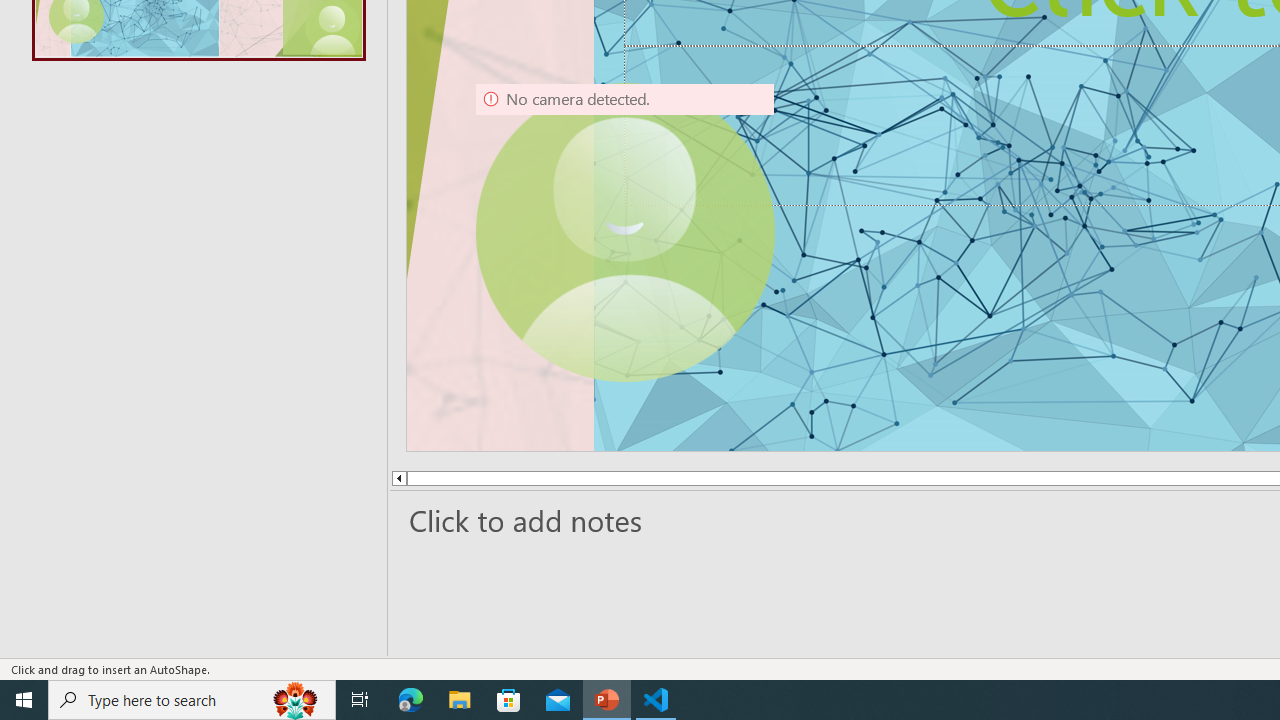 Image resolution: width=1280 pixels, height=720 pixels. What do you see at coordinates (623, 231) in the screenshot?
I see `'Camera 9, No camera detected.'` at bounding box center [623, 231].